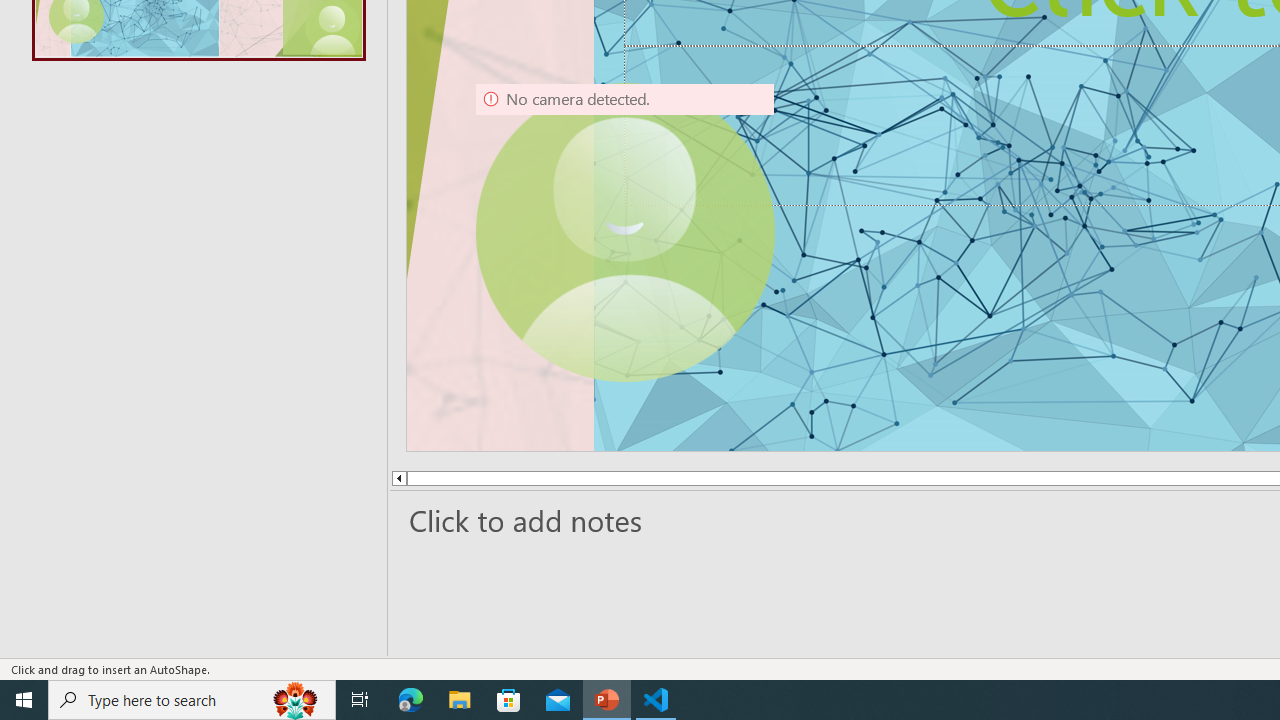 Image resolution: width=1280 pixels, height=720 pixels. What do you see at coordinates (623, 231) in the screenshot?
I see `'Camera 9, No camera detected.'` at bounding box center [623, 231].